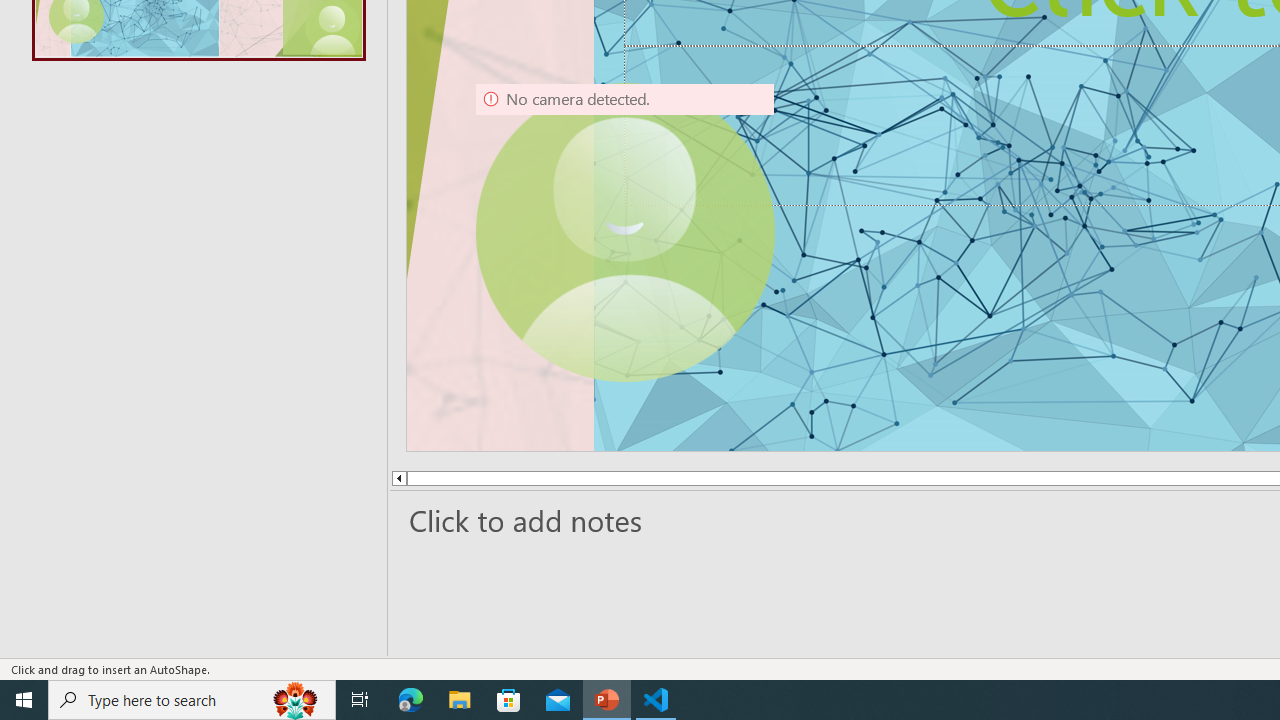 Image resolution: width=1280 pixels, height=720 pixels. What do you see at coordinates (623, 231) in the screenshot?
I see `'Camera 9, No camera detected.'` at bounding box center [623, 231].